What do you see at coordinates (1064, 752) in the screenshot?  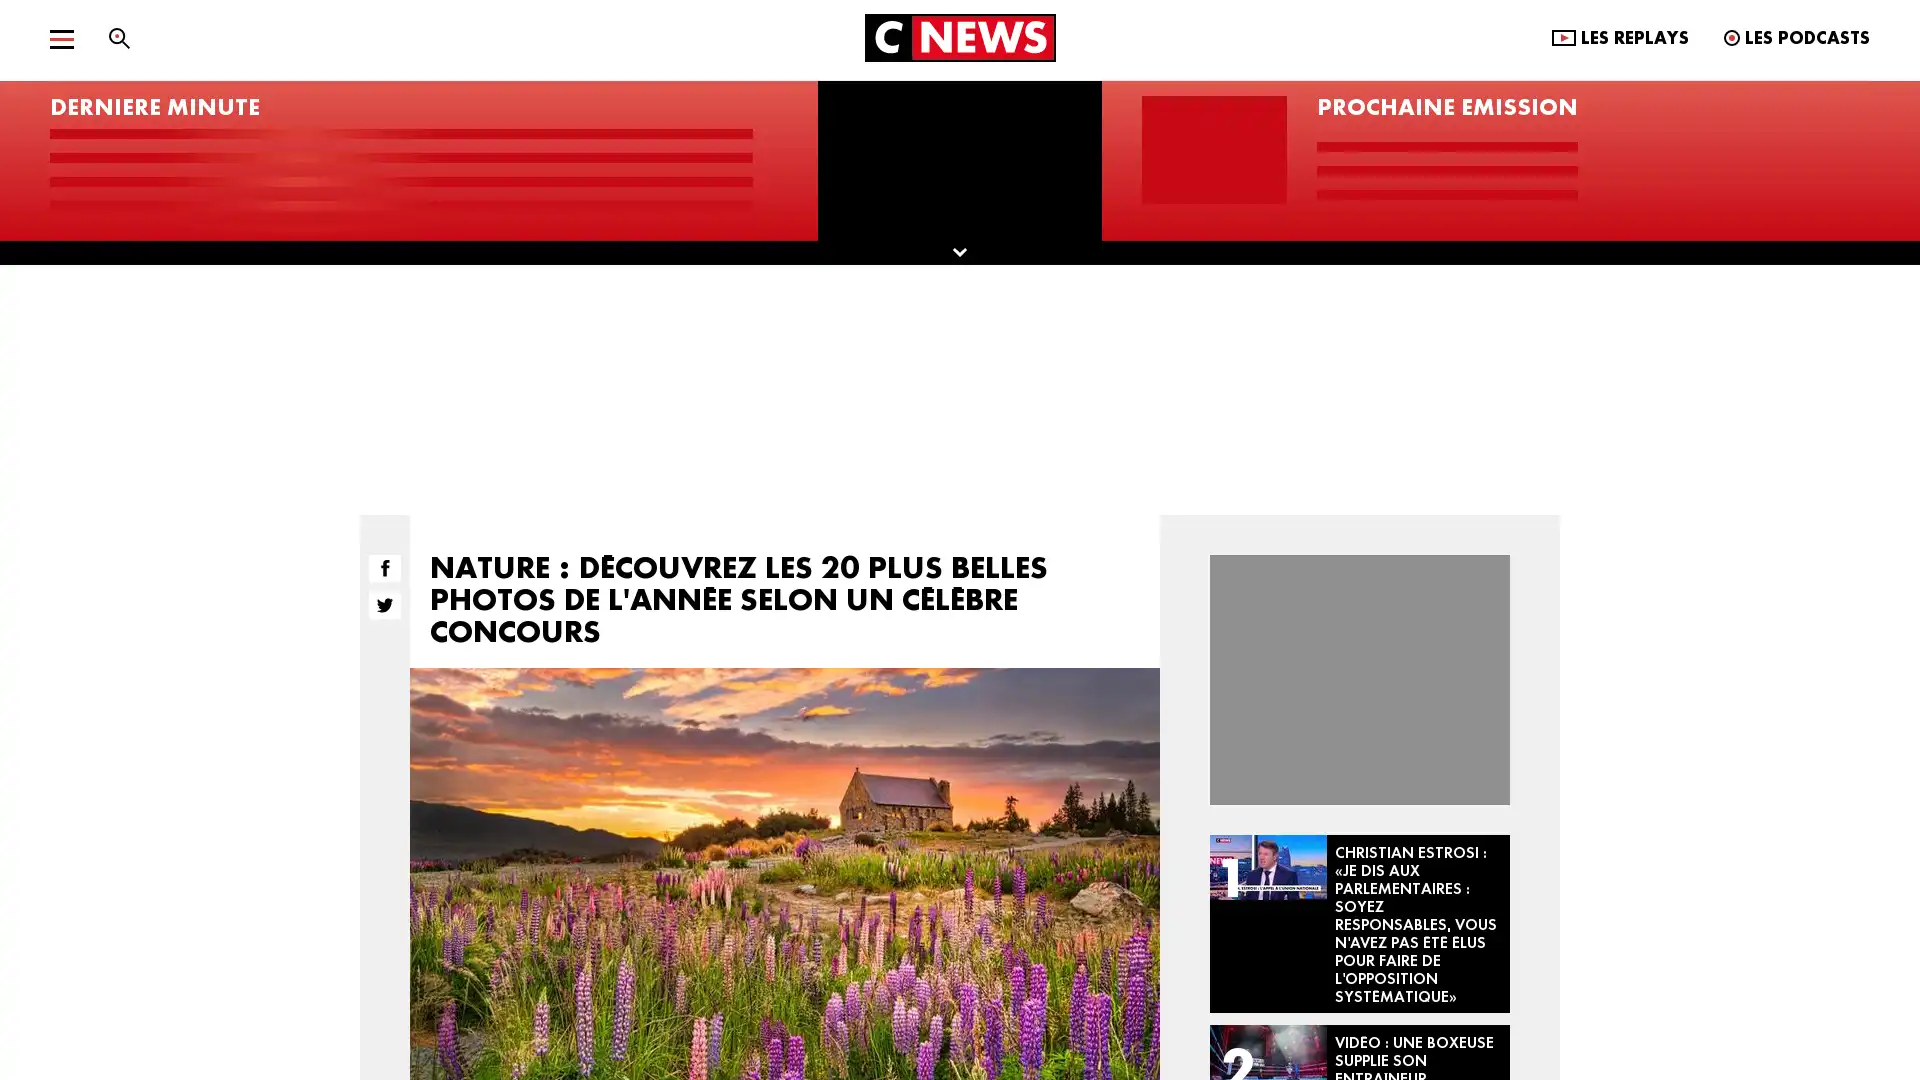 I see `Accepter notre traitement des donnees et fermer` at bounding box center [1064, 752].